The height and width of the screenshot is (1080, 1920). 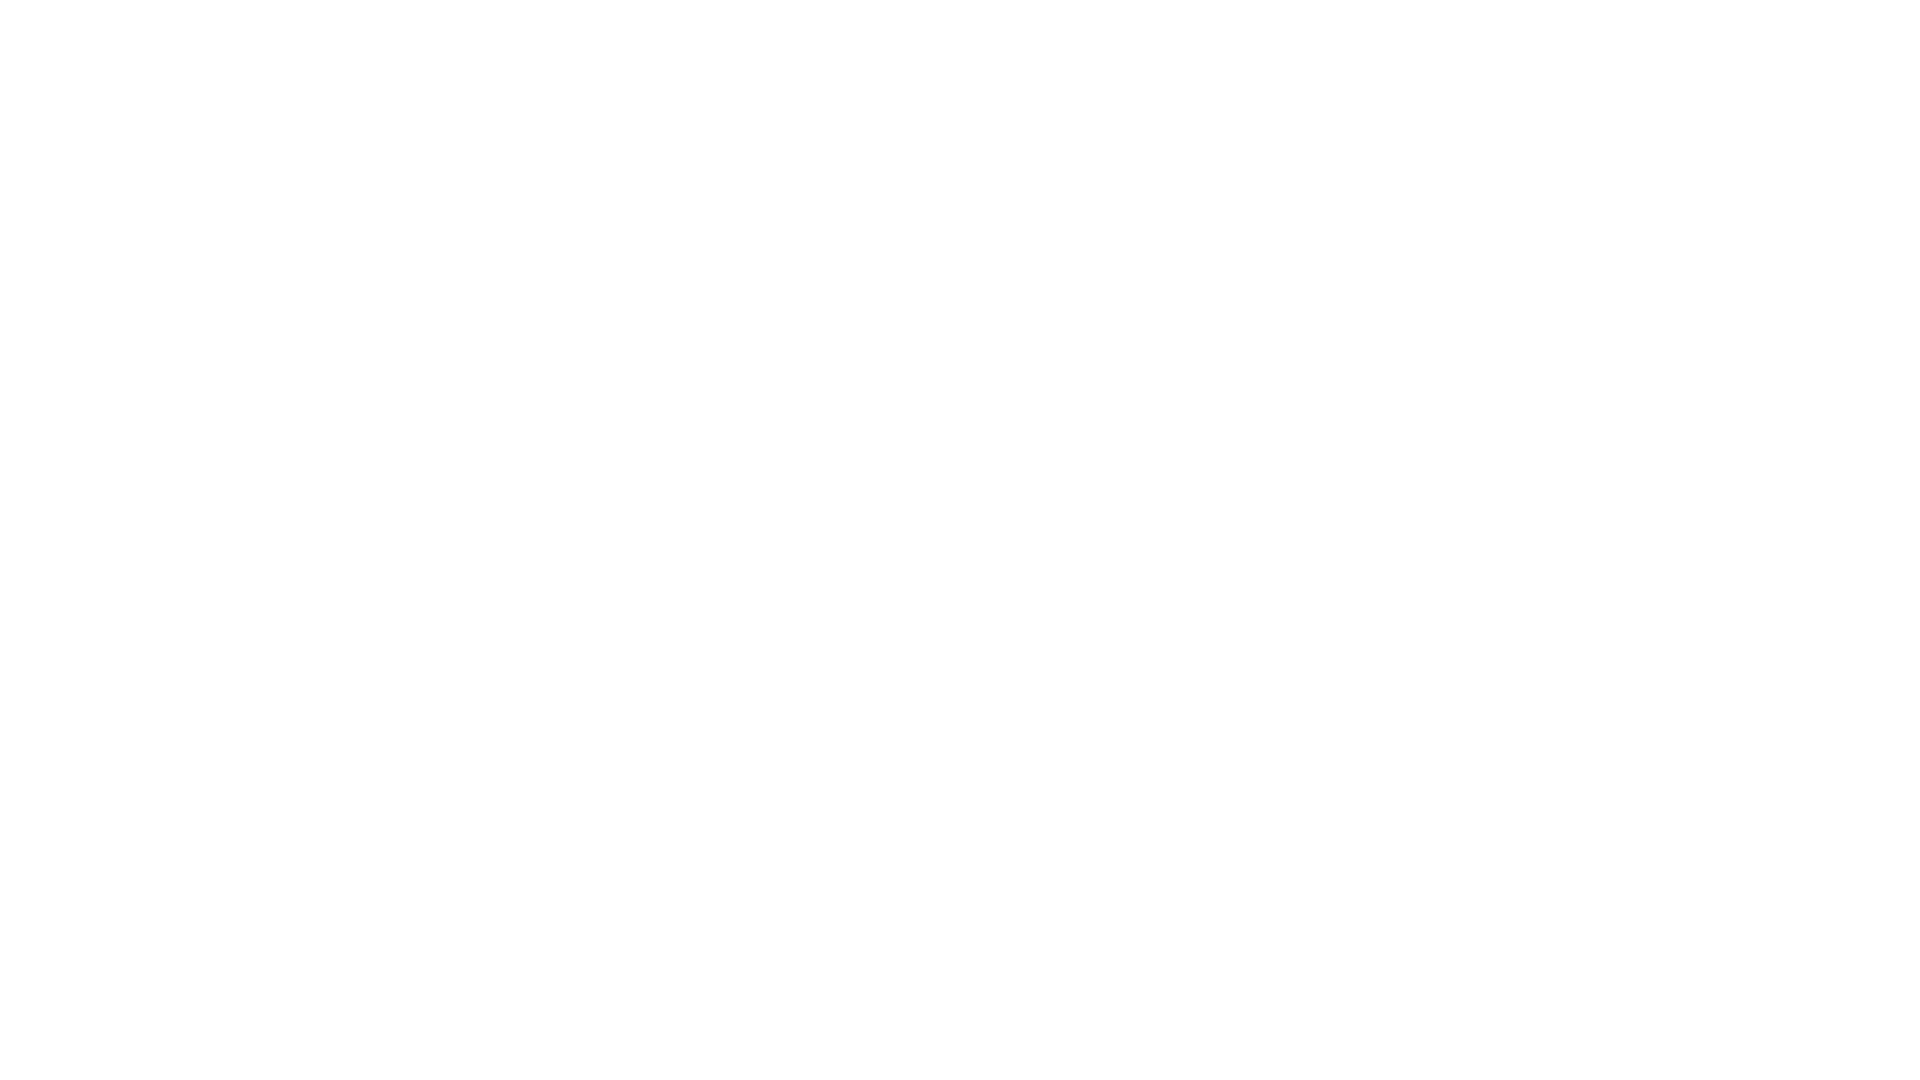 What do you see at coordinates (867, 63) in the screenshot?
I see `Annual Meeting Seminar` at bounding box center [867, 63].